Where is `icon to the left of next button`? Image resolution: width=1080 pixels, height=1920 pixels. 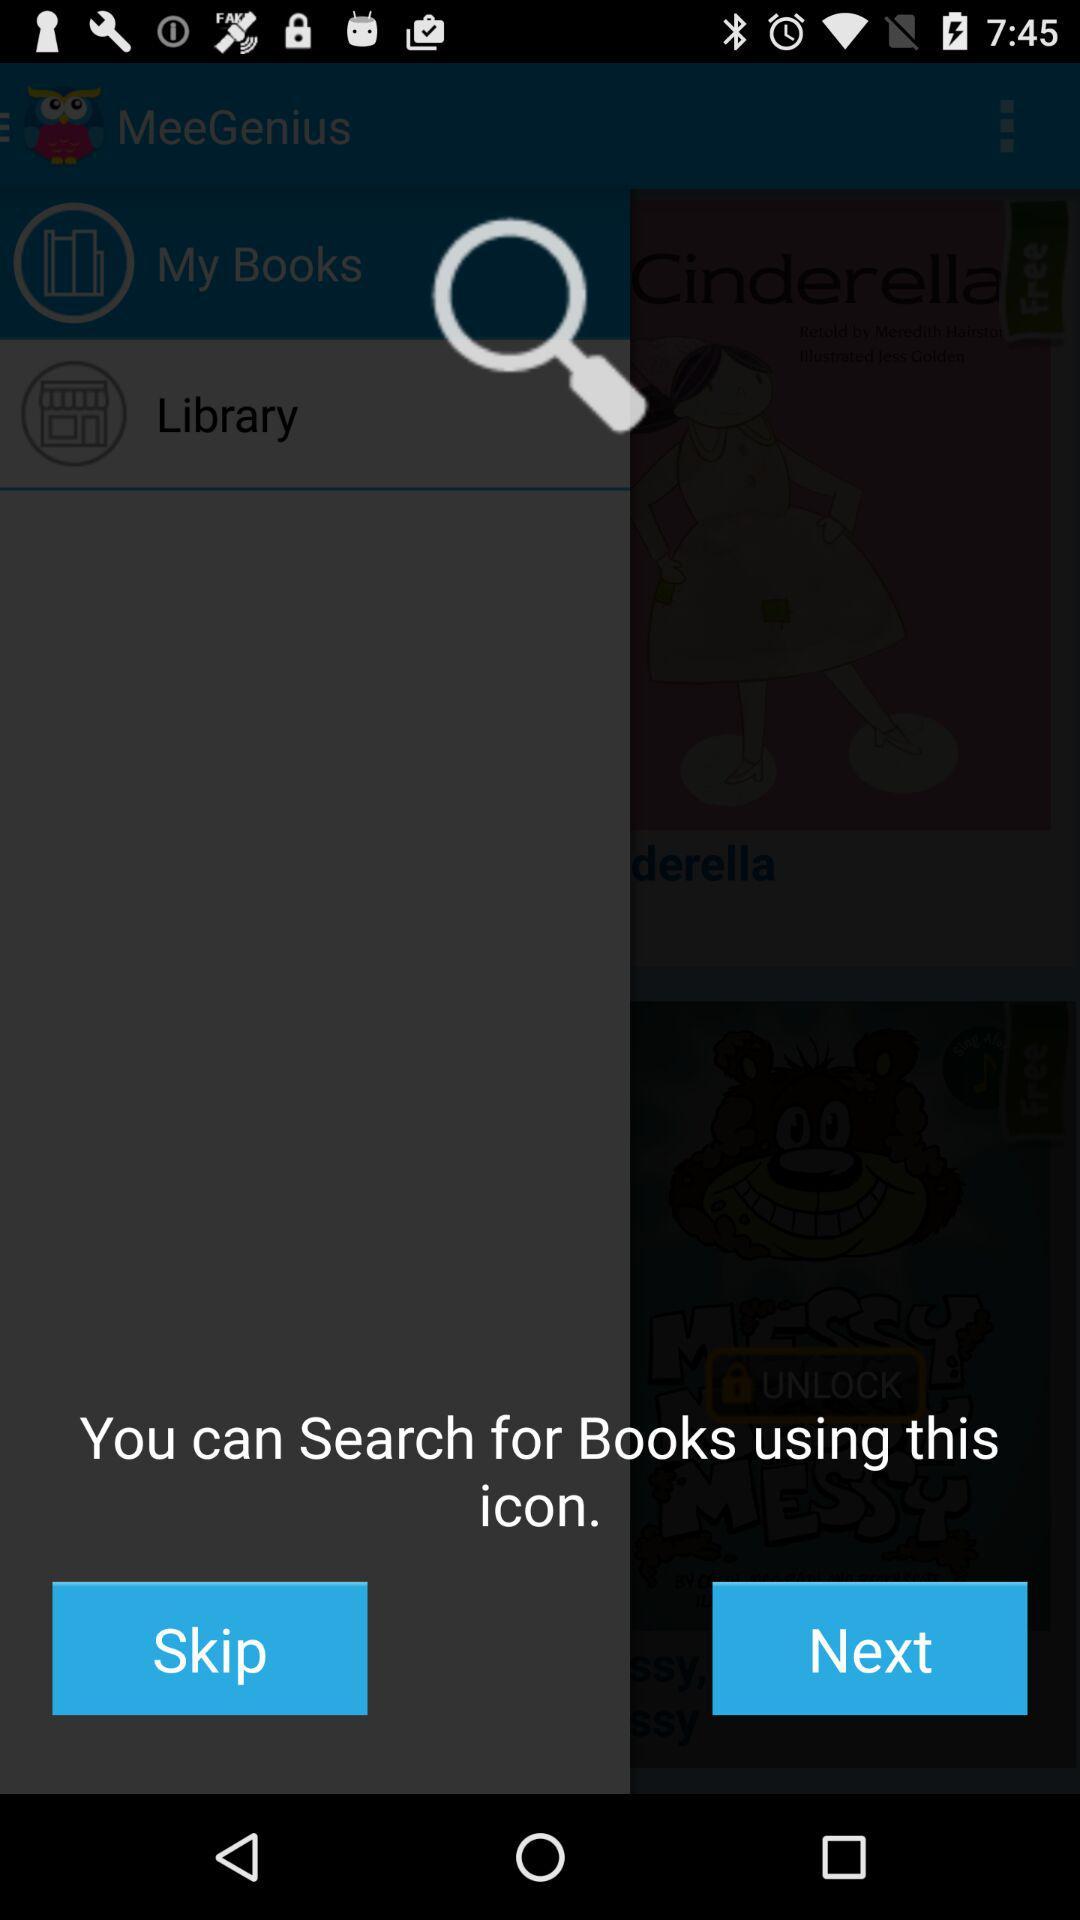 icon to the left of next button is located at coordinates (209, 1648).